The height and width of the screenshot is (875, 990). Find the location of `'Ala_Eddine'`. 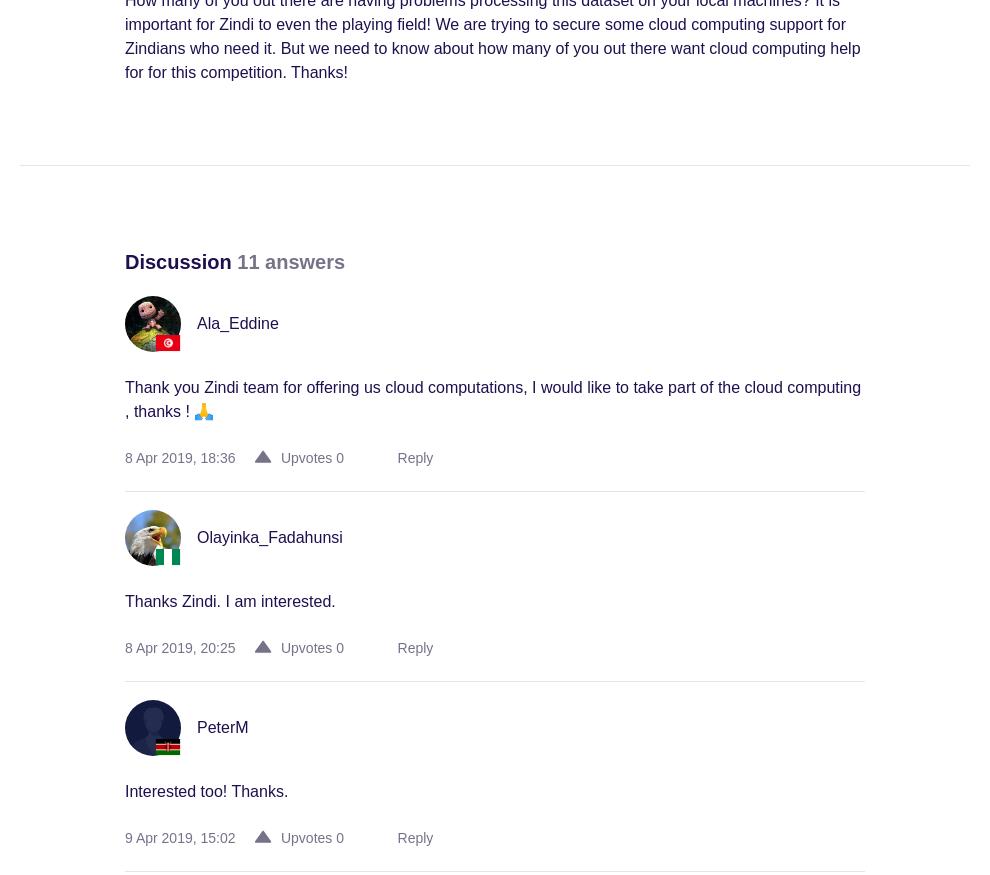

'Ala_Eddine' is located at coordinates (236, 323).